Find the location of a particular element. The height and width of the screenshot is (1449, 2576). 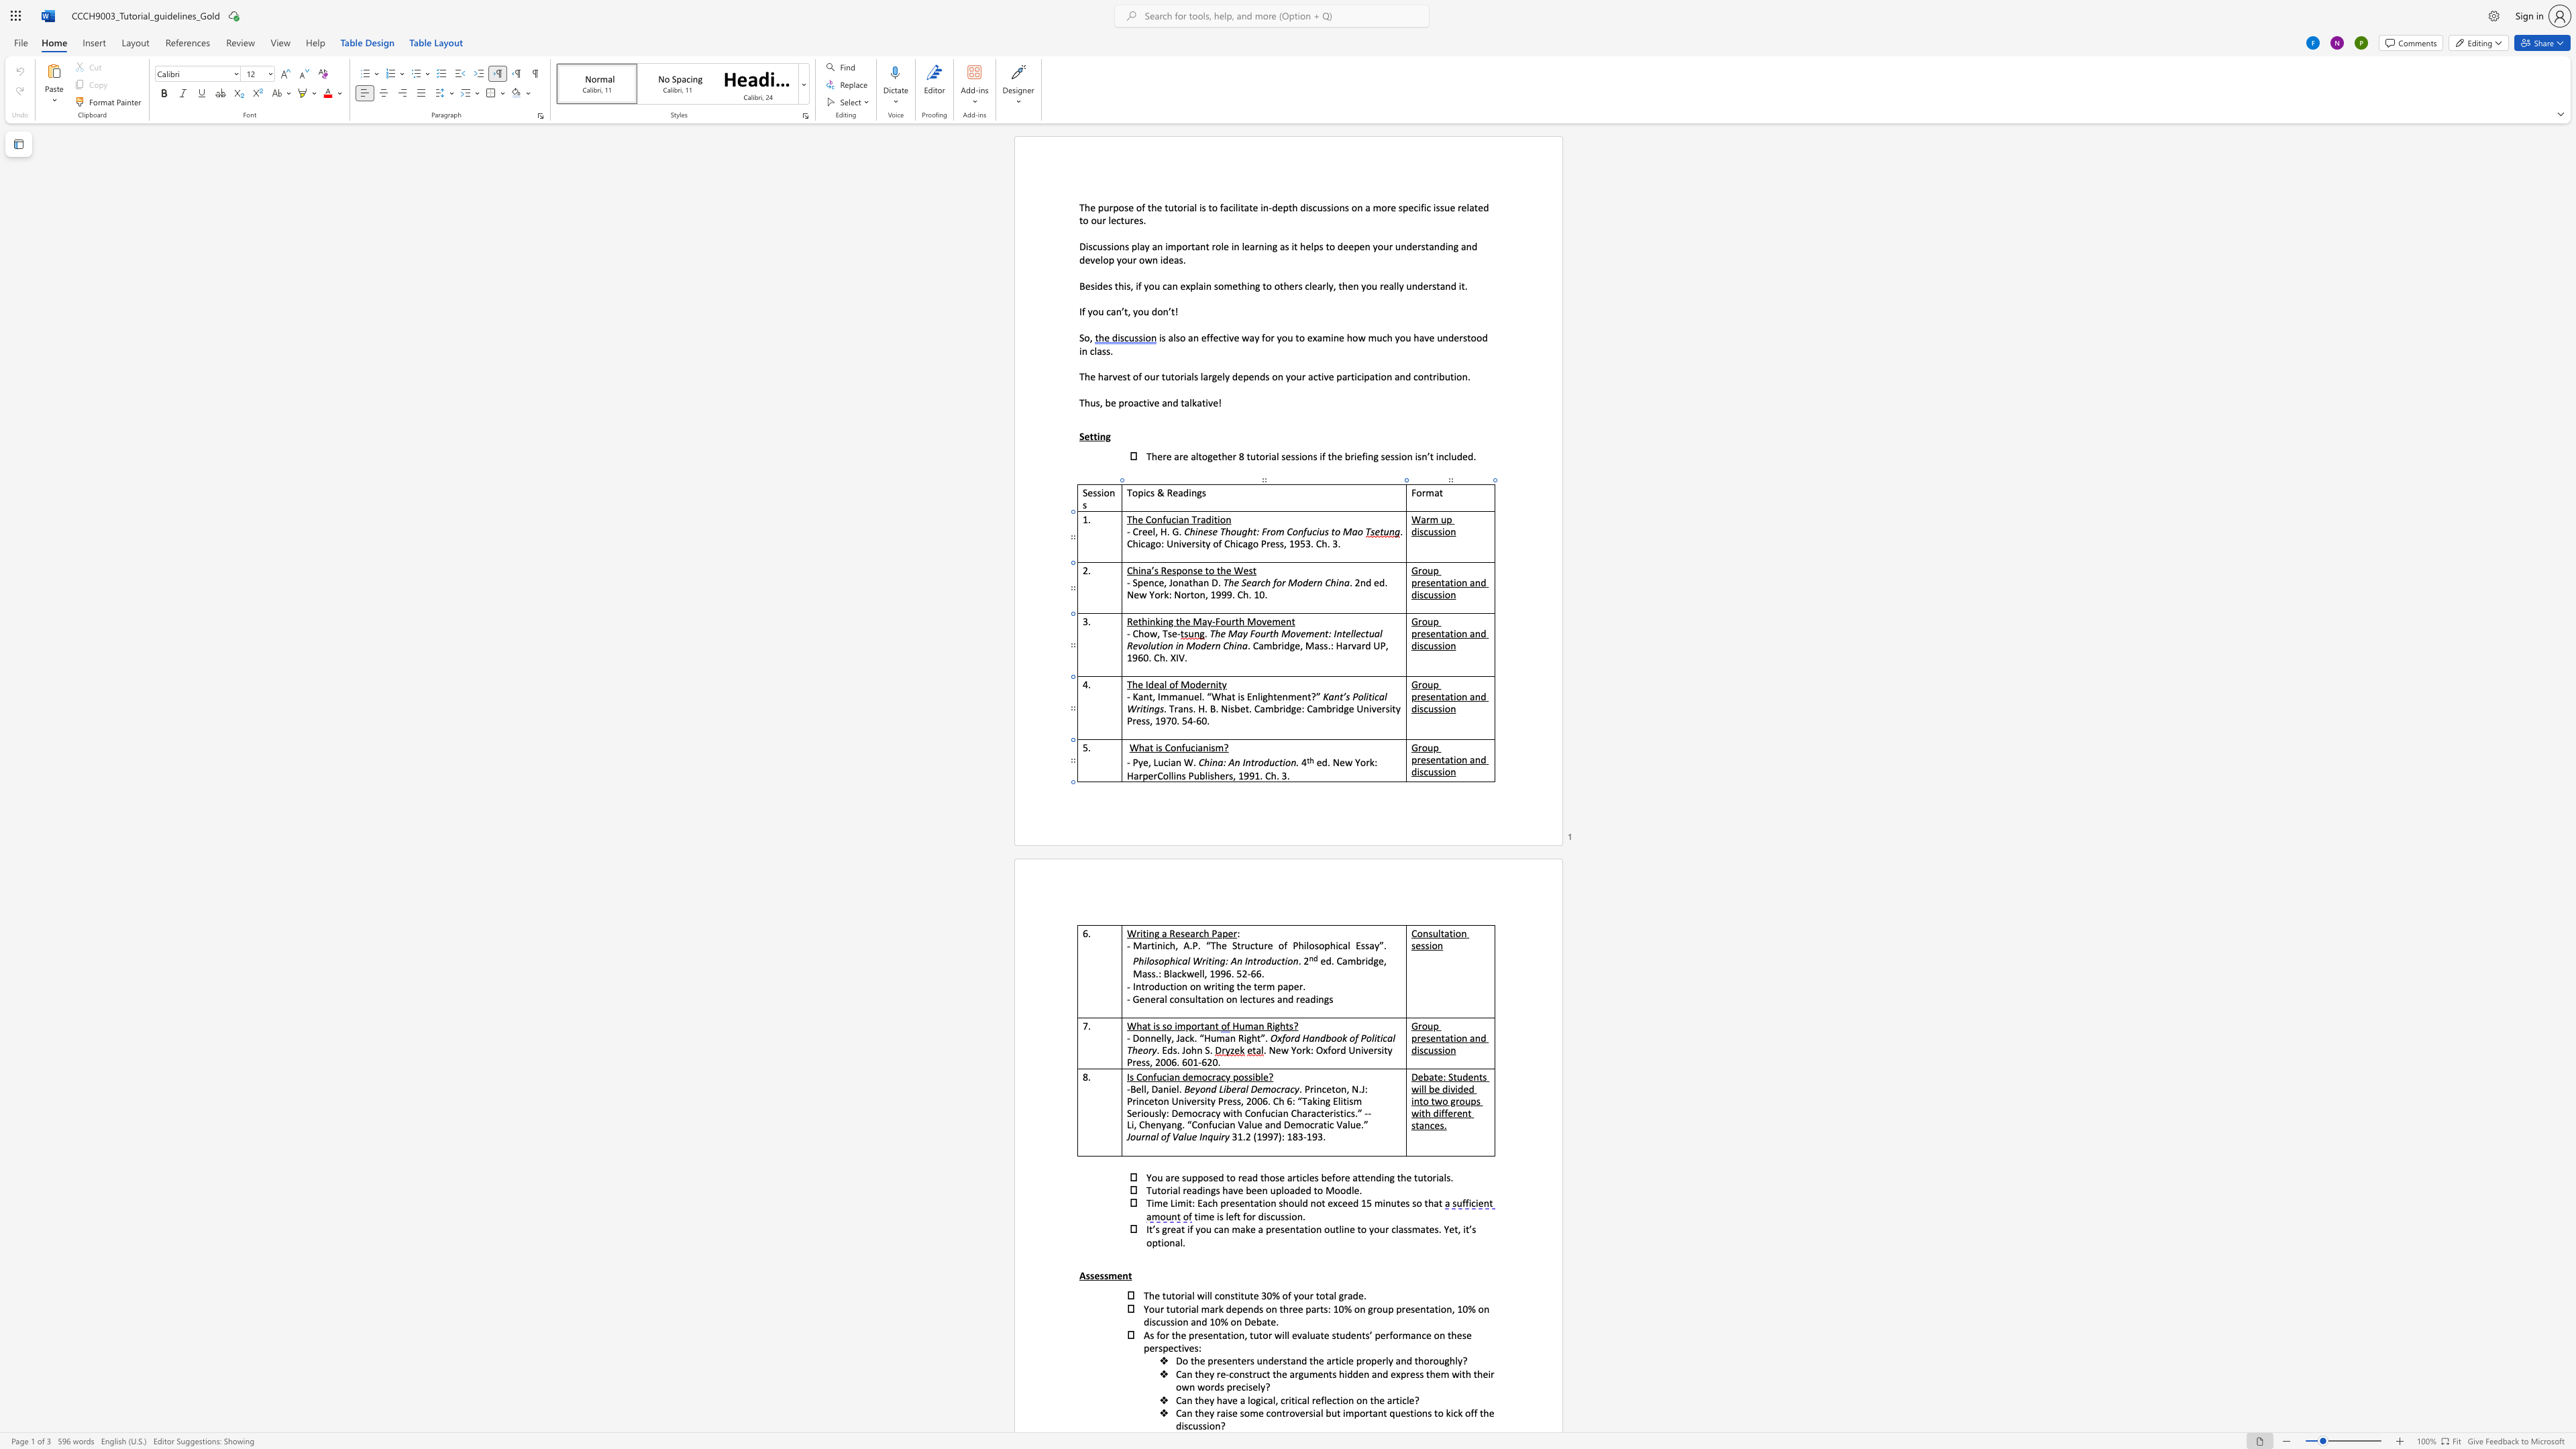

the 1th character "e" in the text is located at coordinates (1149, 775).